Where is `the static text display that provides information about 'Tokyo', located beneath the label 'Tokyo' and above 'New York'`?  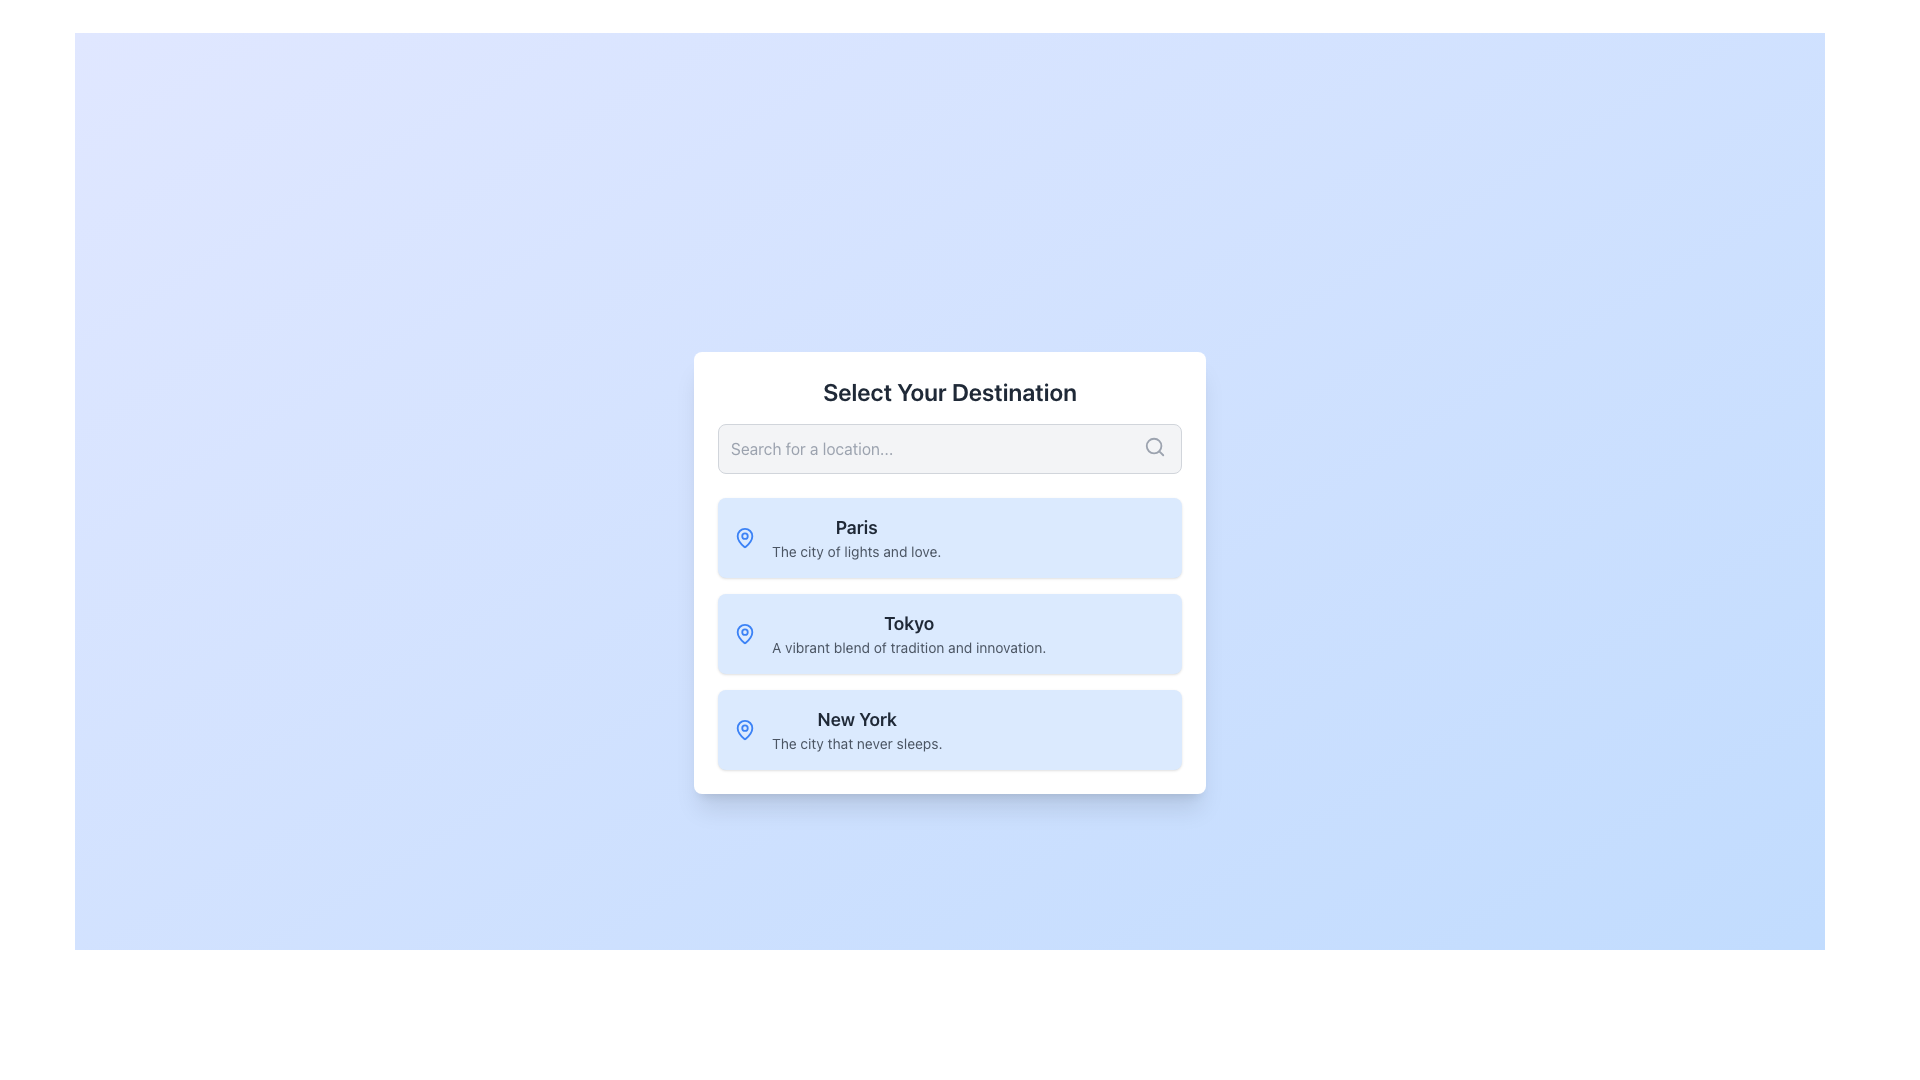 the static text display that provides information about 'Tokyo', located beneath the label 'Tokyo' and above 'New York' is located at coordinates (908, 648).